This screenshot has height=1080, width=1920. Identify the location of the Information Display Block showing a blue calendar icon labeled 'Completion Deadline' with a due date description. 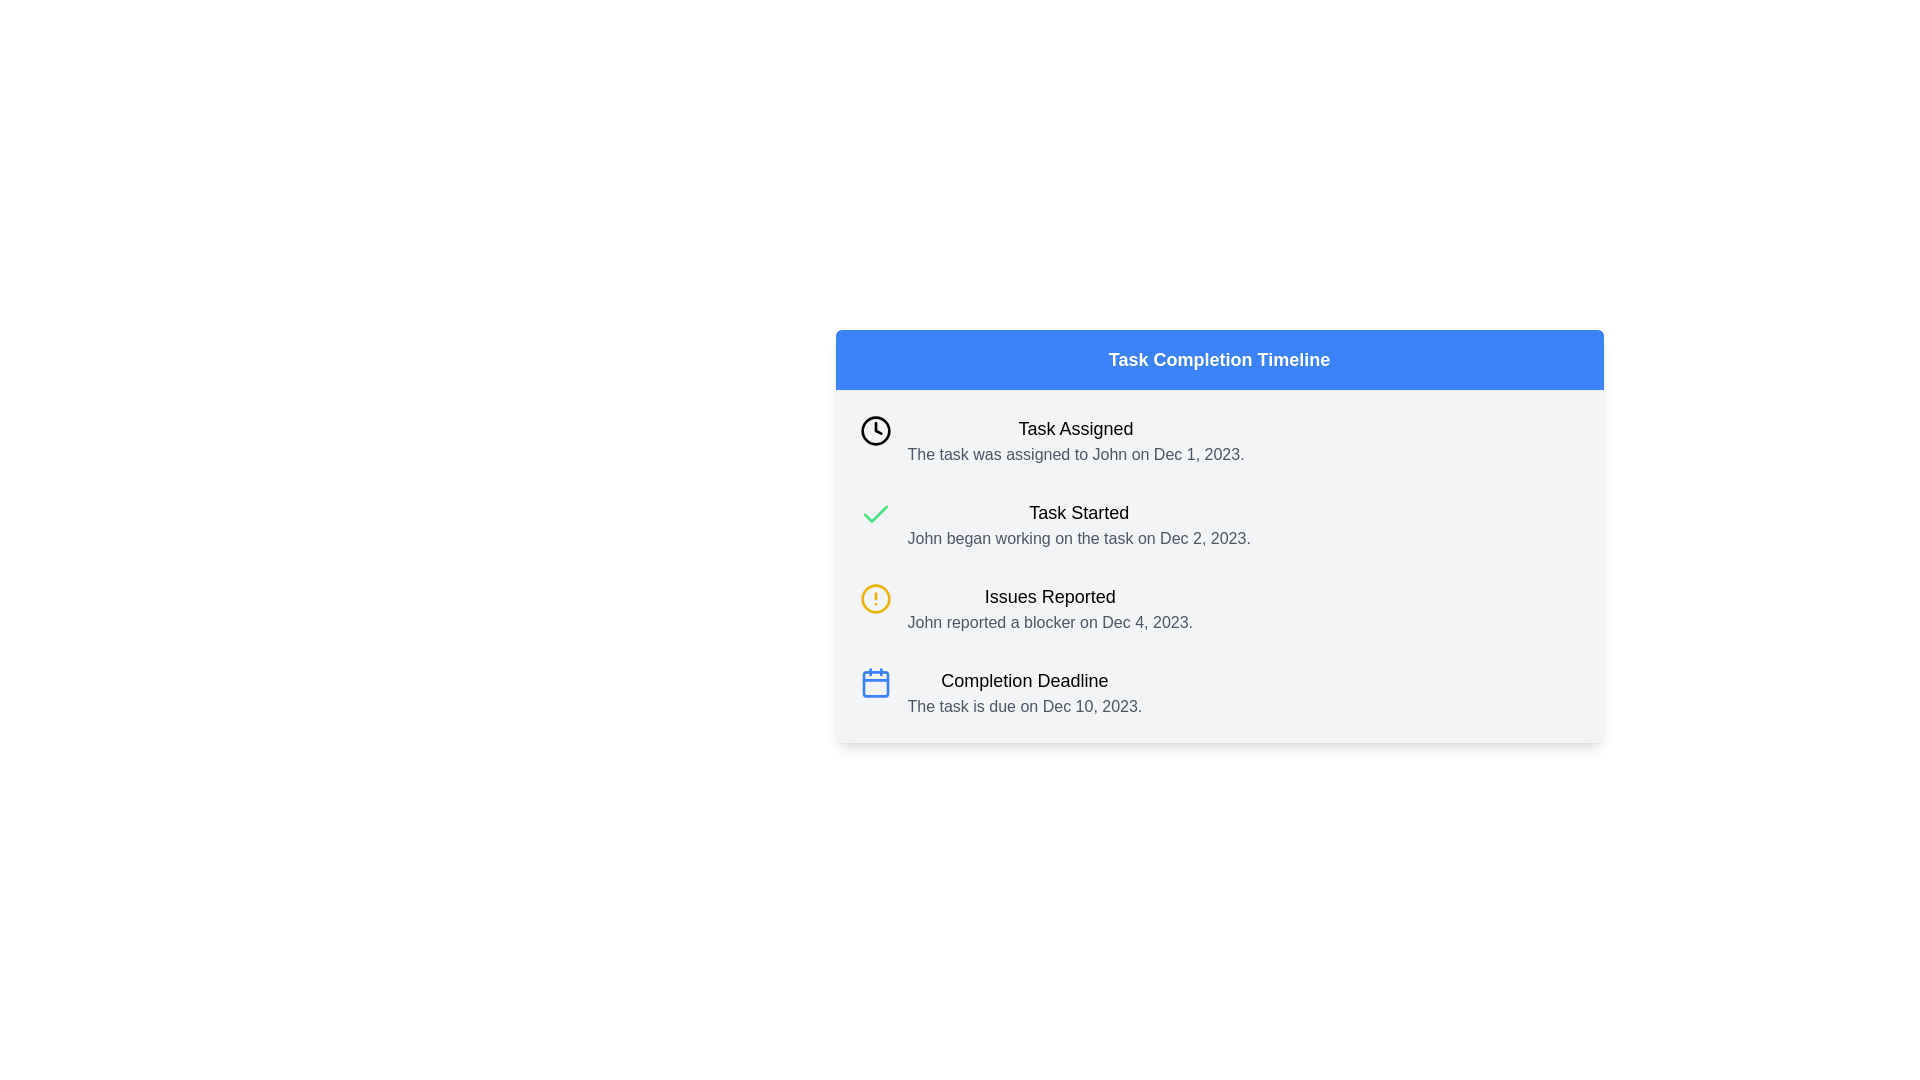
(1218, 692).